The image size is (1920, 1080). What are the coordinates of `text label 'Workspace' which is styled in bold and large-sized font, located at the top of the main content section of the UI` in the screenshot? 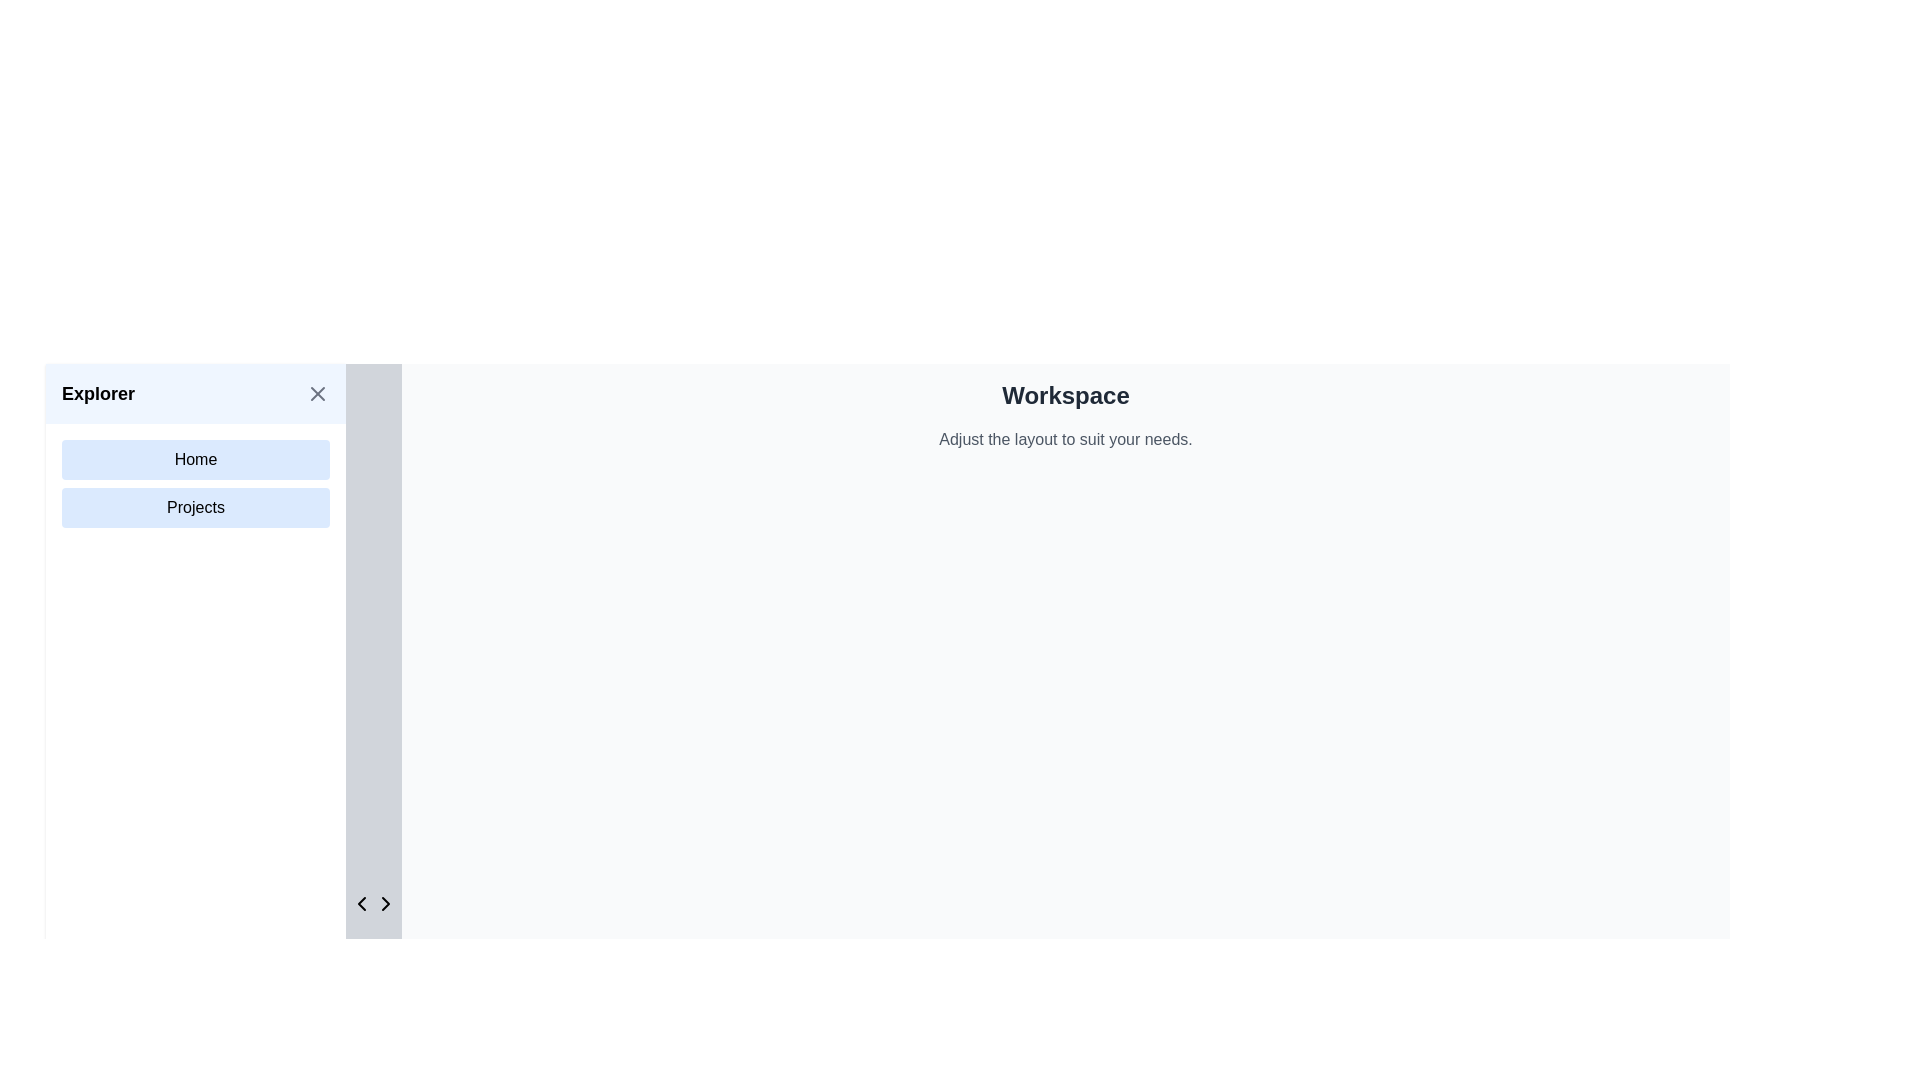 It's located at (1064, 396).